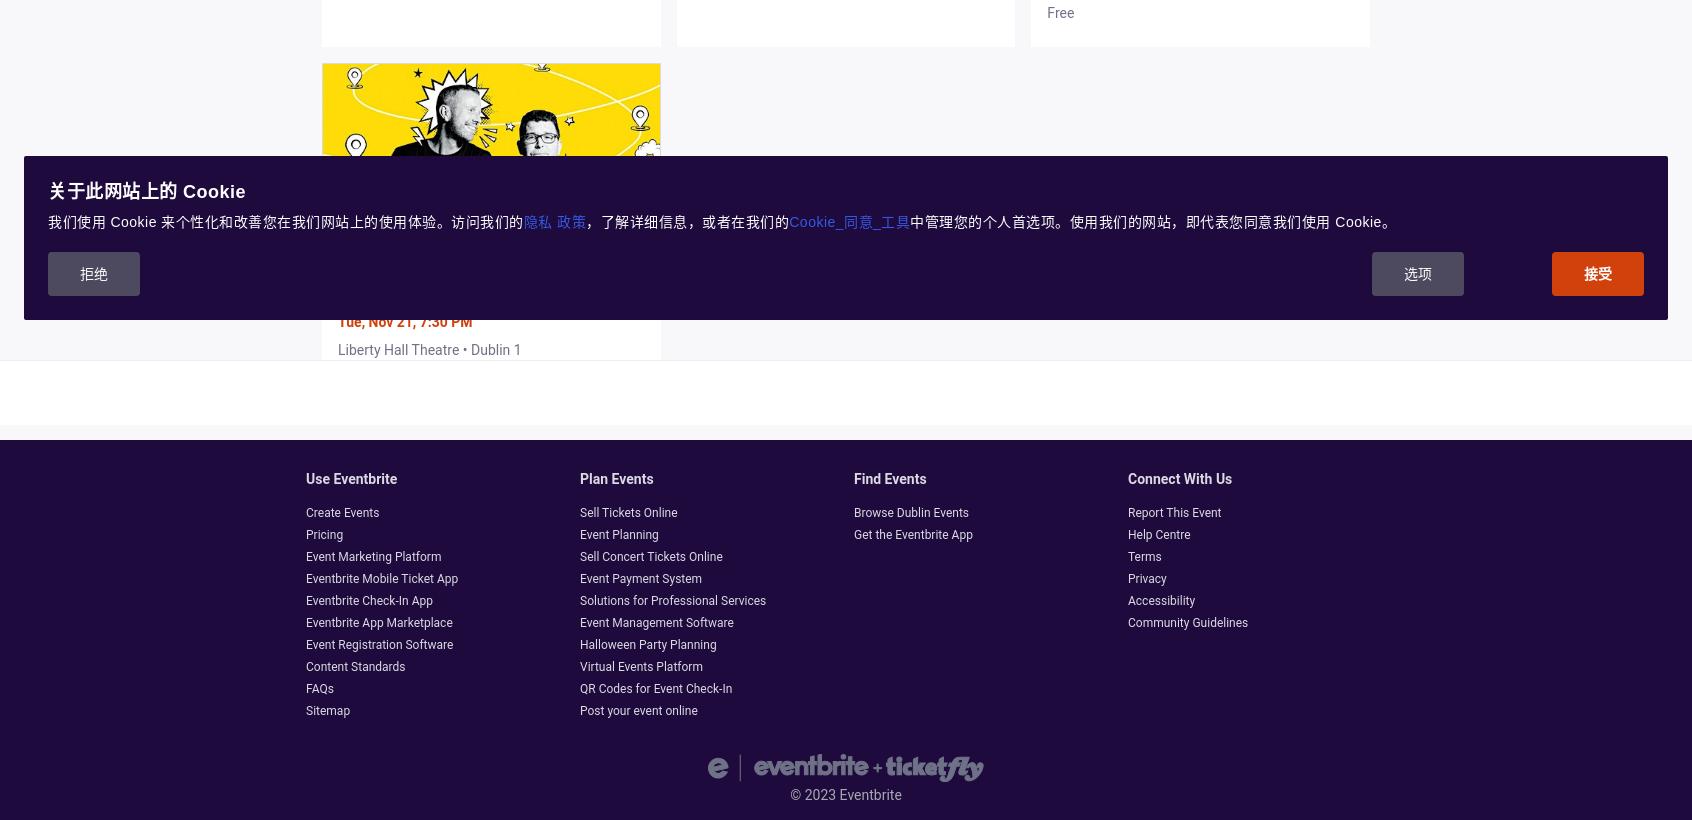 The width and height of the screenshot is (1692, 820). I want to click on 'FAQs', so click(305, 688).